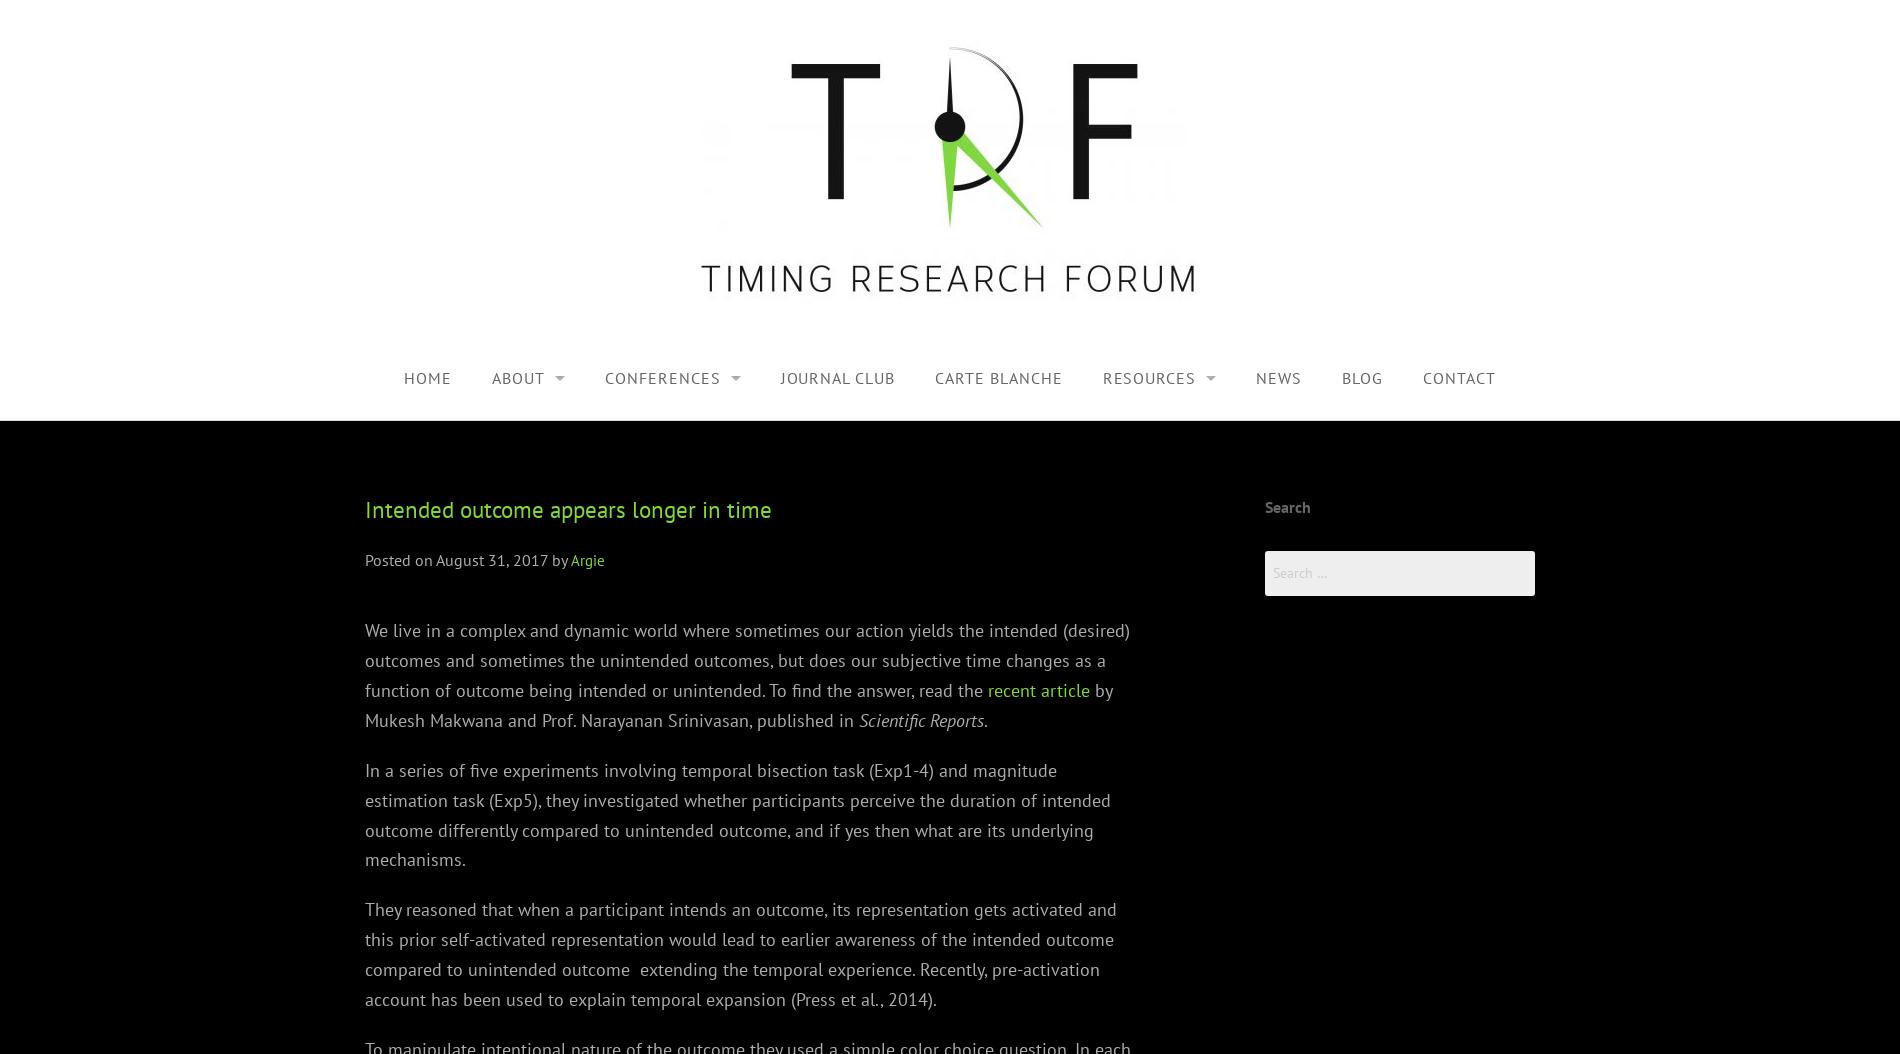 This screenshot has height=1054, width=1900. Describe the element at coordinates (1007, 519) in the screenshot. I see `'PhD theses'` at that location.